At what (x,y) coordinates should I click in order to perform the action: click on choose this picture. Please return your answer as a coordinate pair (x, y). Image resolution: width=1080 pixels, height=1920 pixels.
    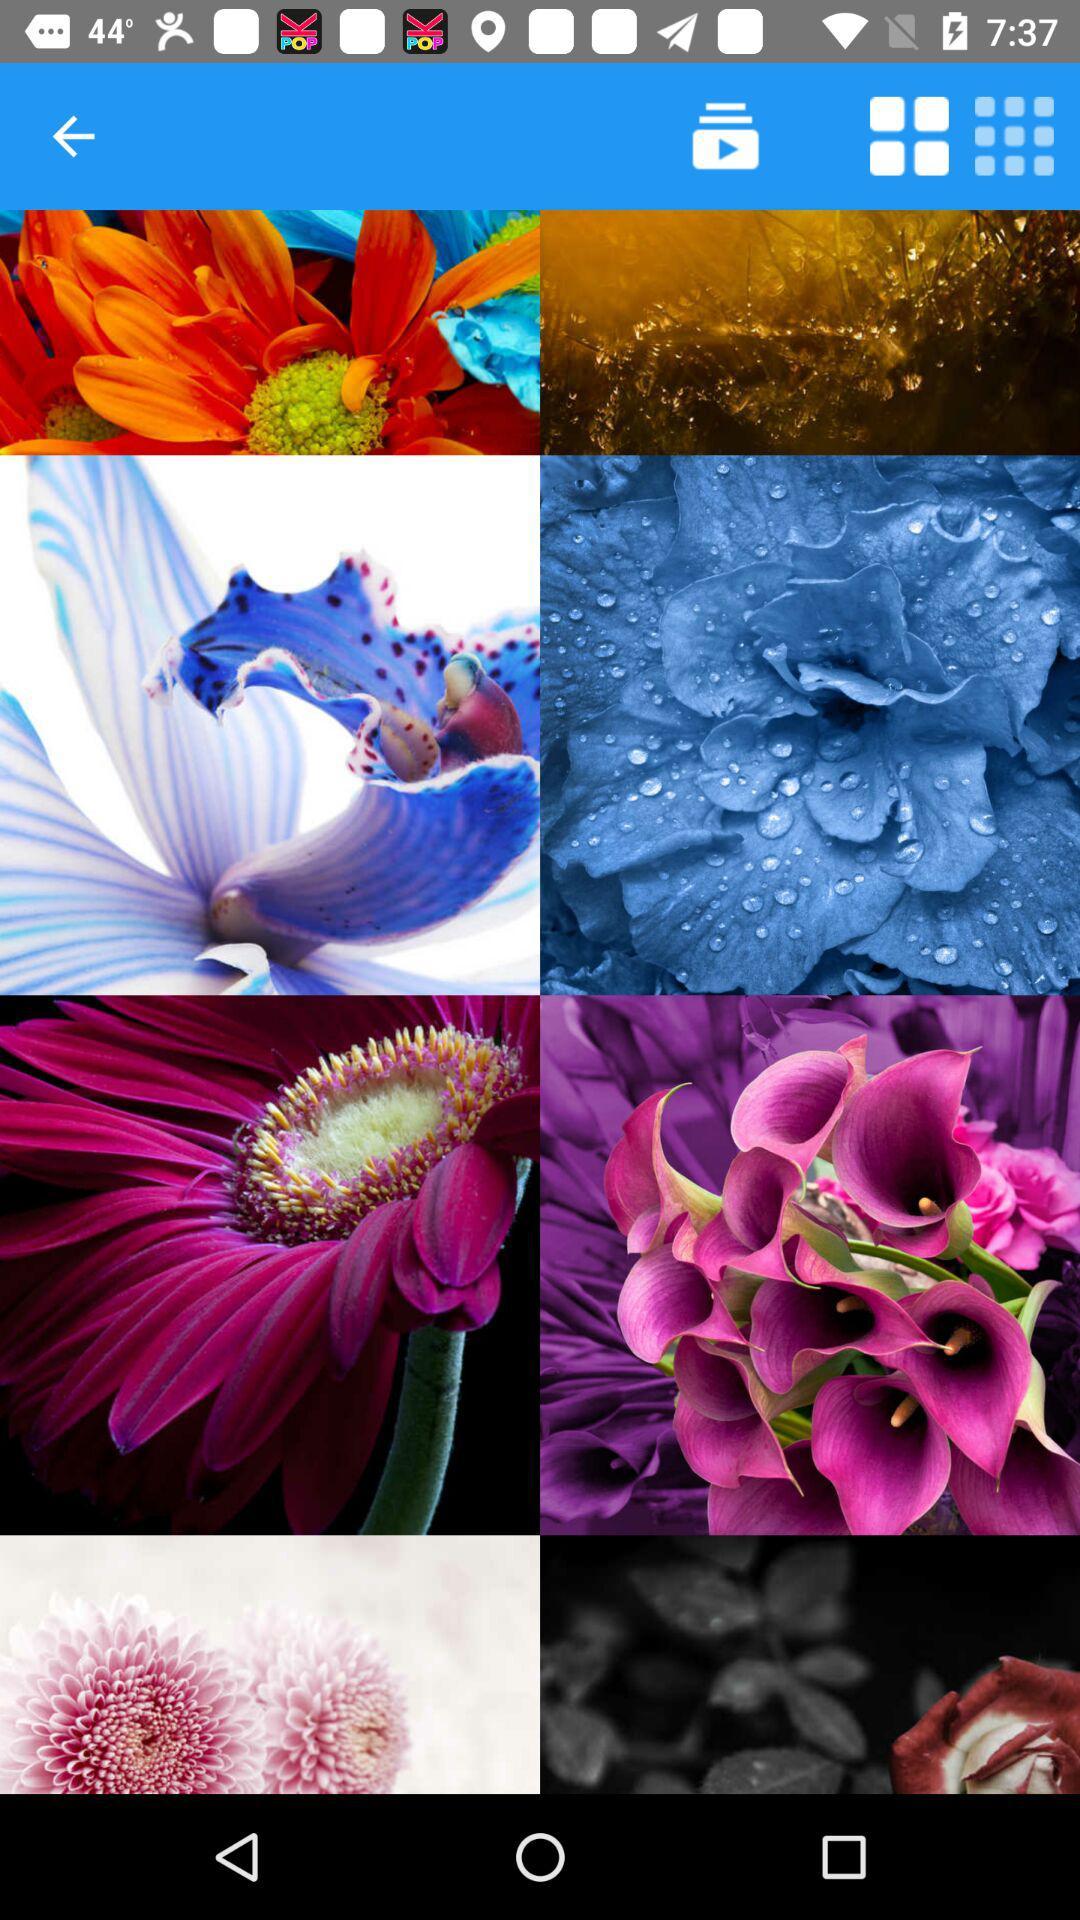
    Looking at the image, I should click on (810, 724).